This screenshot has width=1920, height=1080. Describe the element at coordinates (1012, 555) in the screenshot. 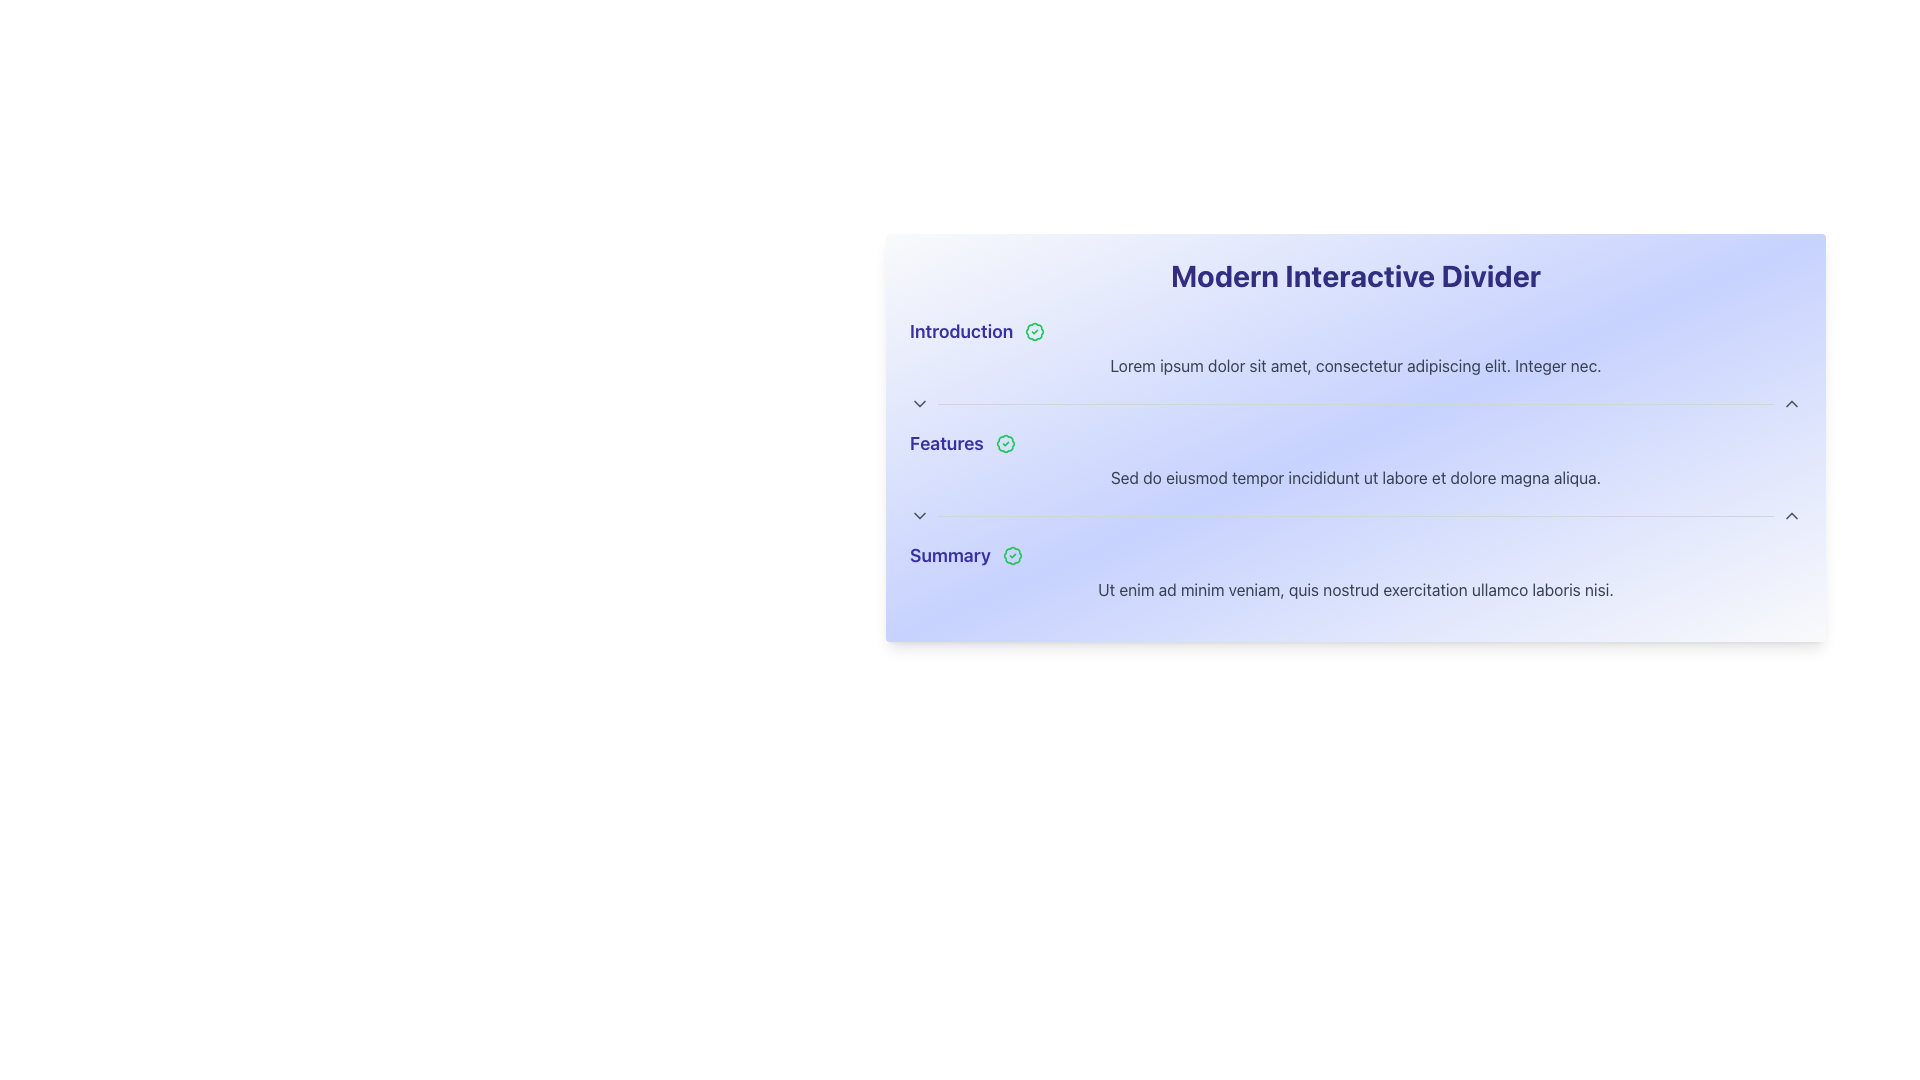

I see `the outer shape of the badge icon, which indicates a positive state or completion, positioned to the right of the 'Summary' label in the third item of a vertical list within a card-like layout` at that location.